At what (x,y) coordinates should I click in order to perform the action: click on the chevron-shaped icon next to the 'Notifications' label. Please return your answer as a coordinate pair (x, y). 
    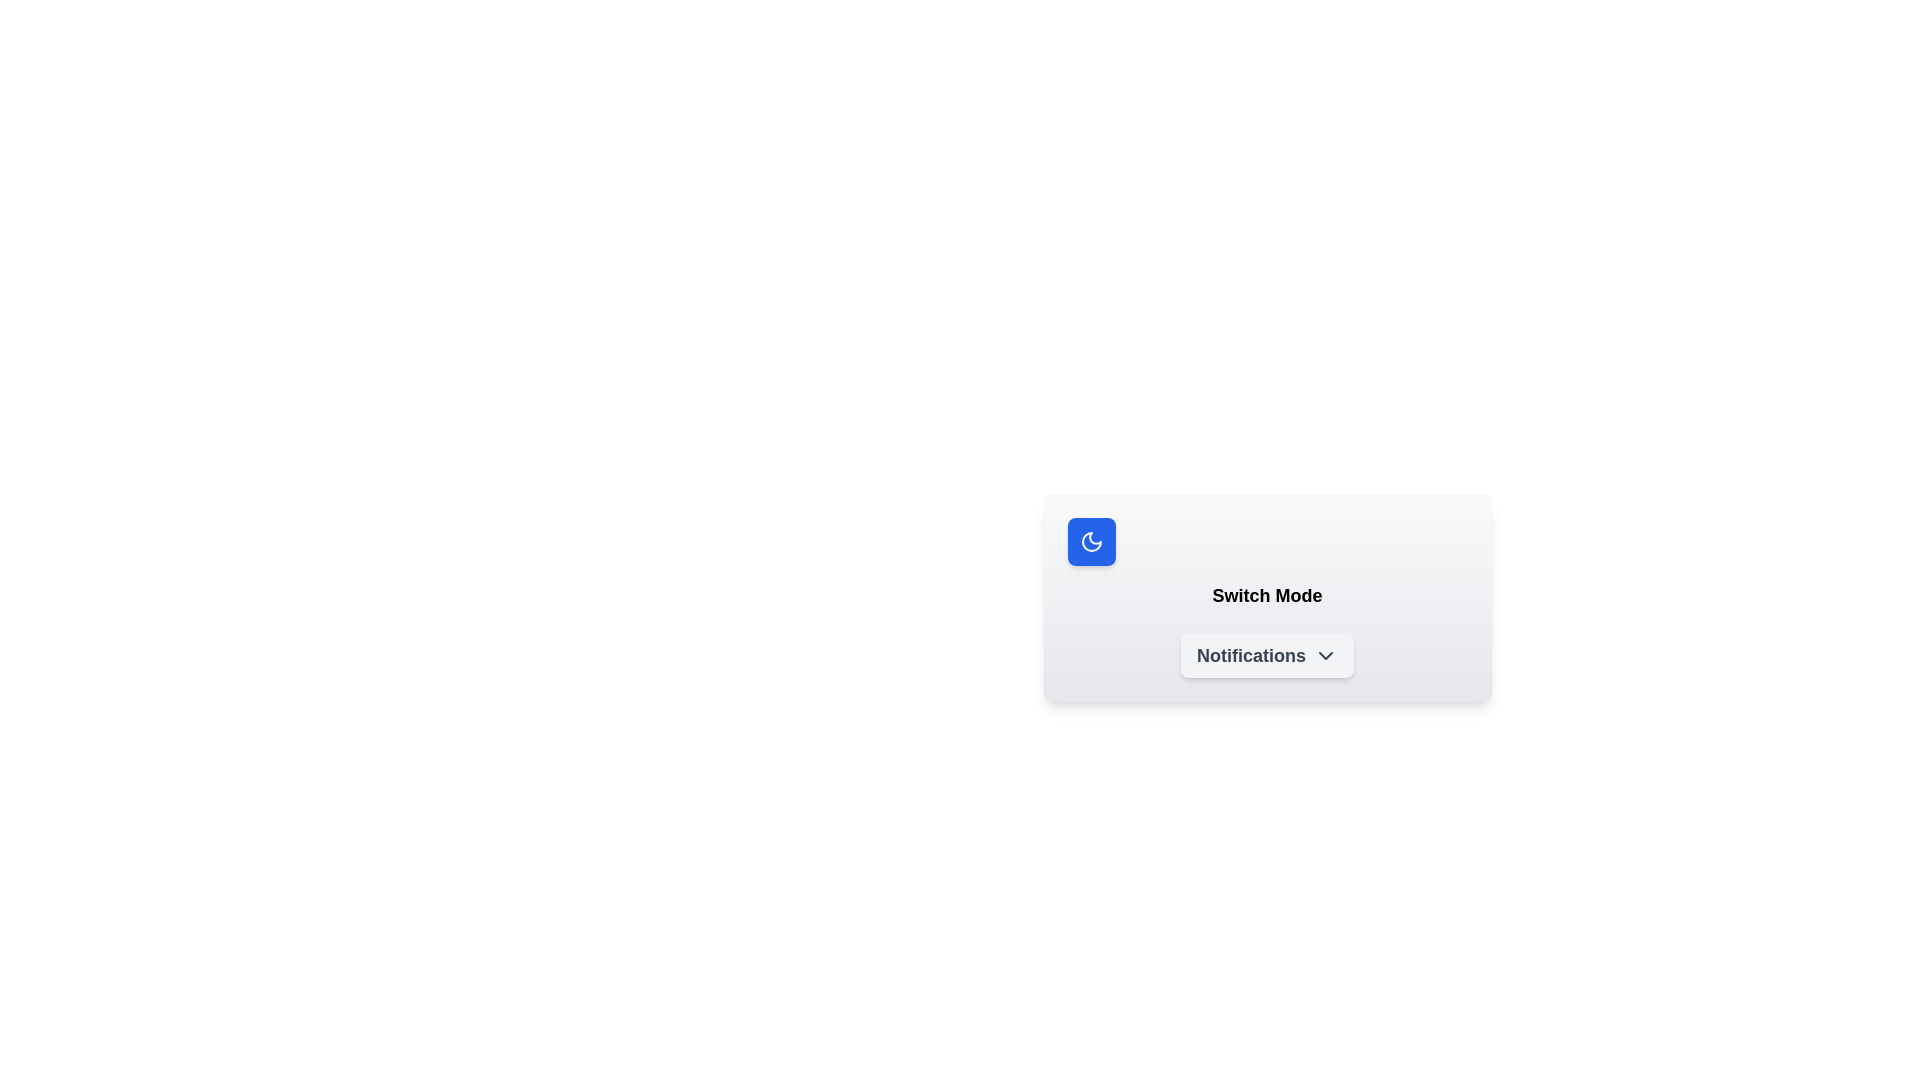
    Looking at the image, I should click on (1325, 655).